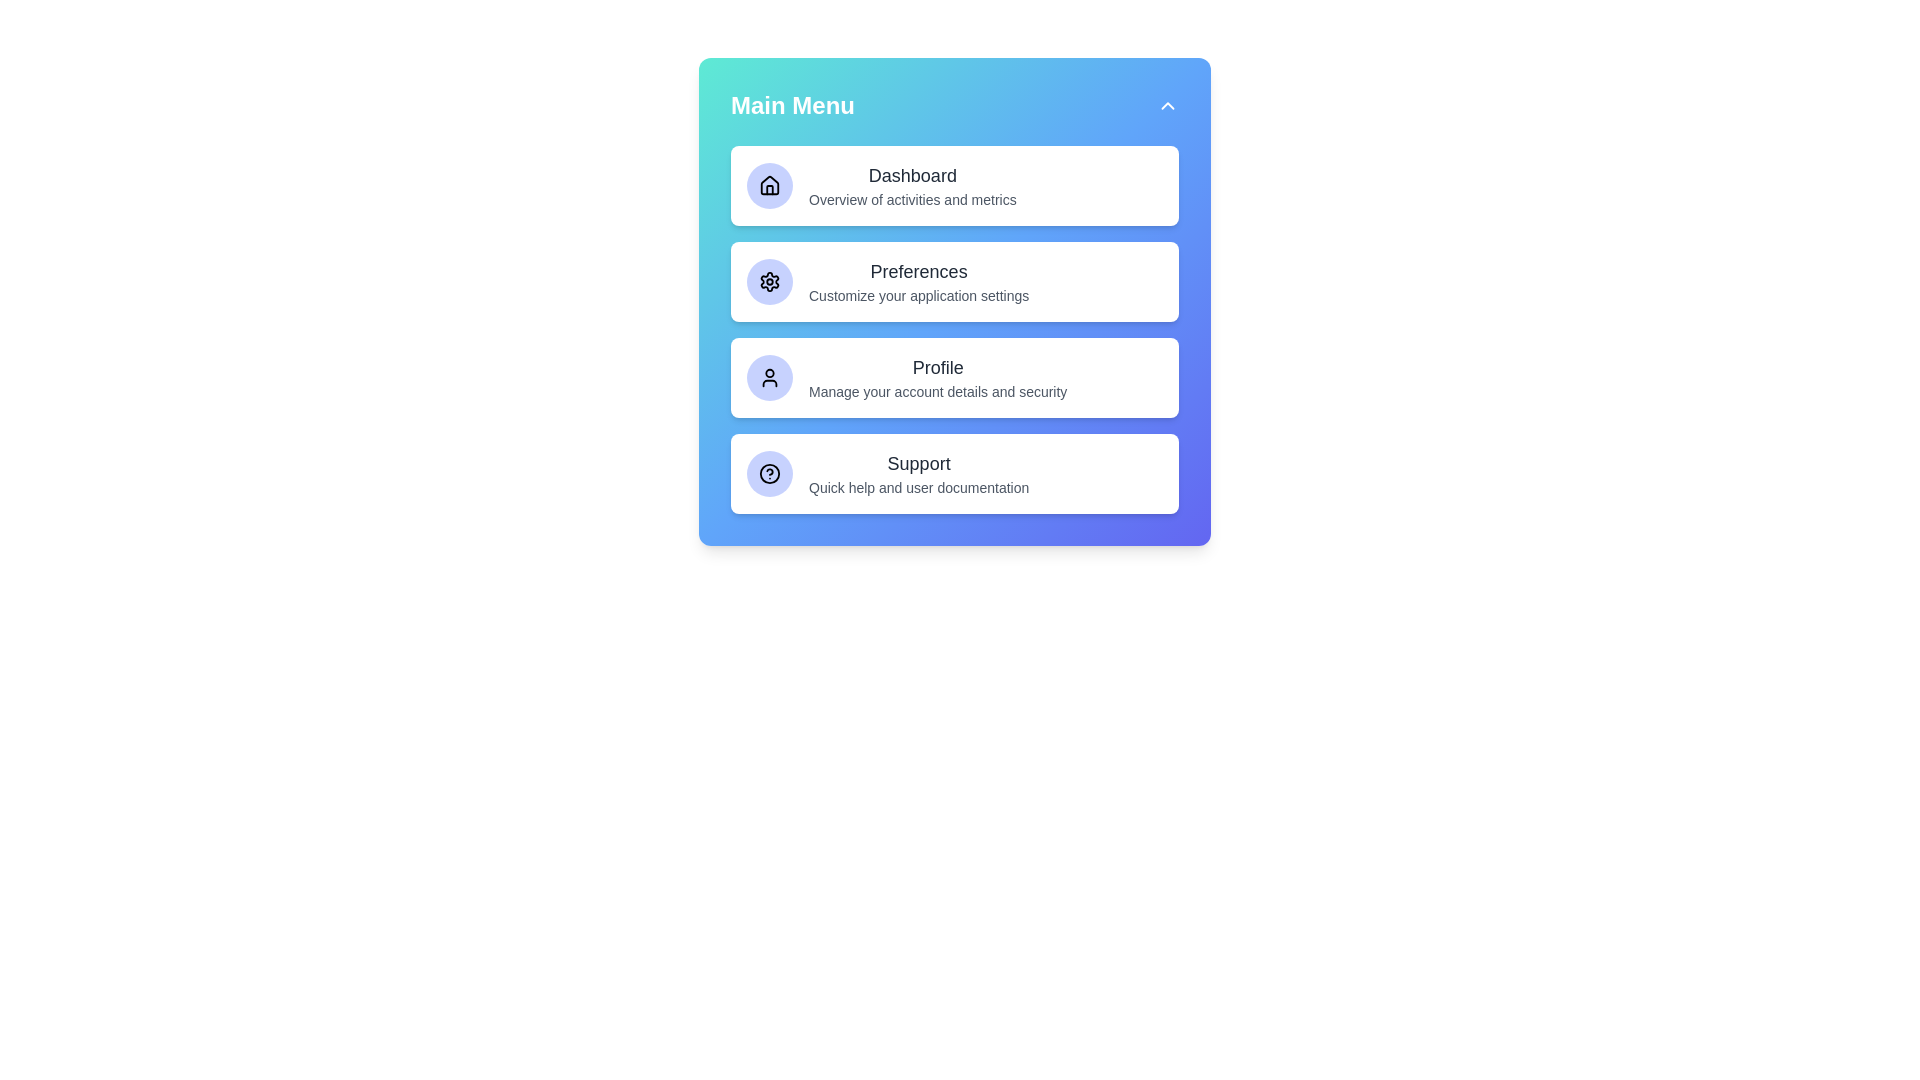 The height and width of the screenshot is (1080, 1920). What do you see at coordinates (954, 281) in the screenshot?
I see `the menu option Preferences to reveal its details` at bounding box center [954, 281].